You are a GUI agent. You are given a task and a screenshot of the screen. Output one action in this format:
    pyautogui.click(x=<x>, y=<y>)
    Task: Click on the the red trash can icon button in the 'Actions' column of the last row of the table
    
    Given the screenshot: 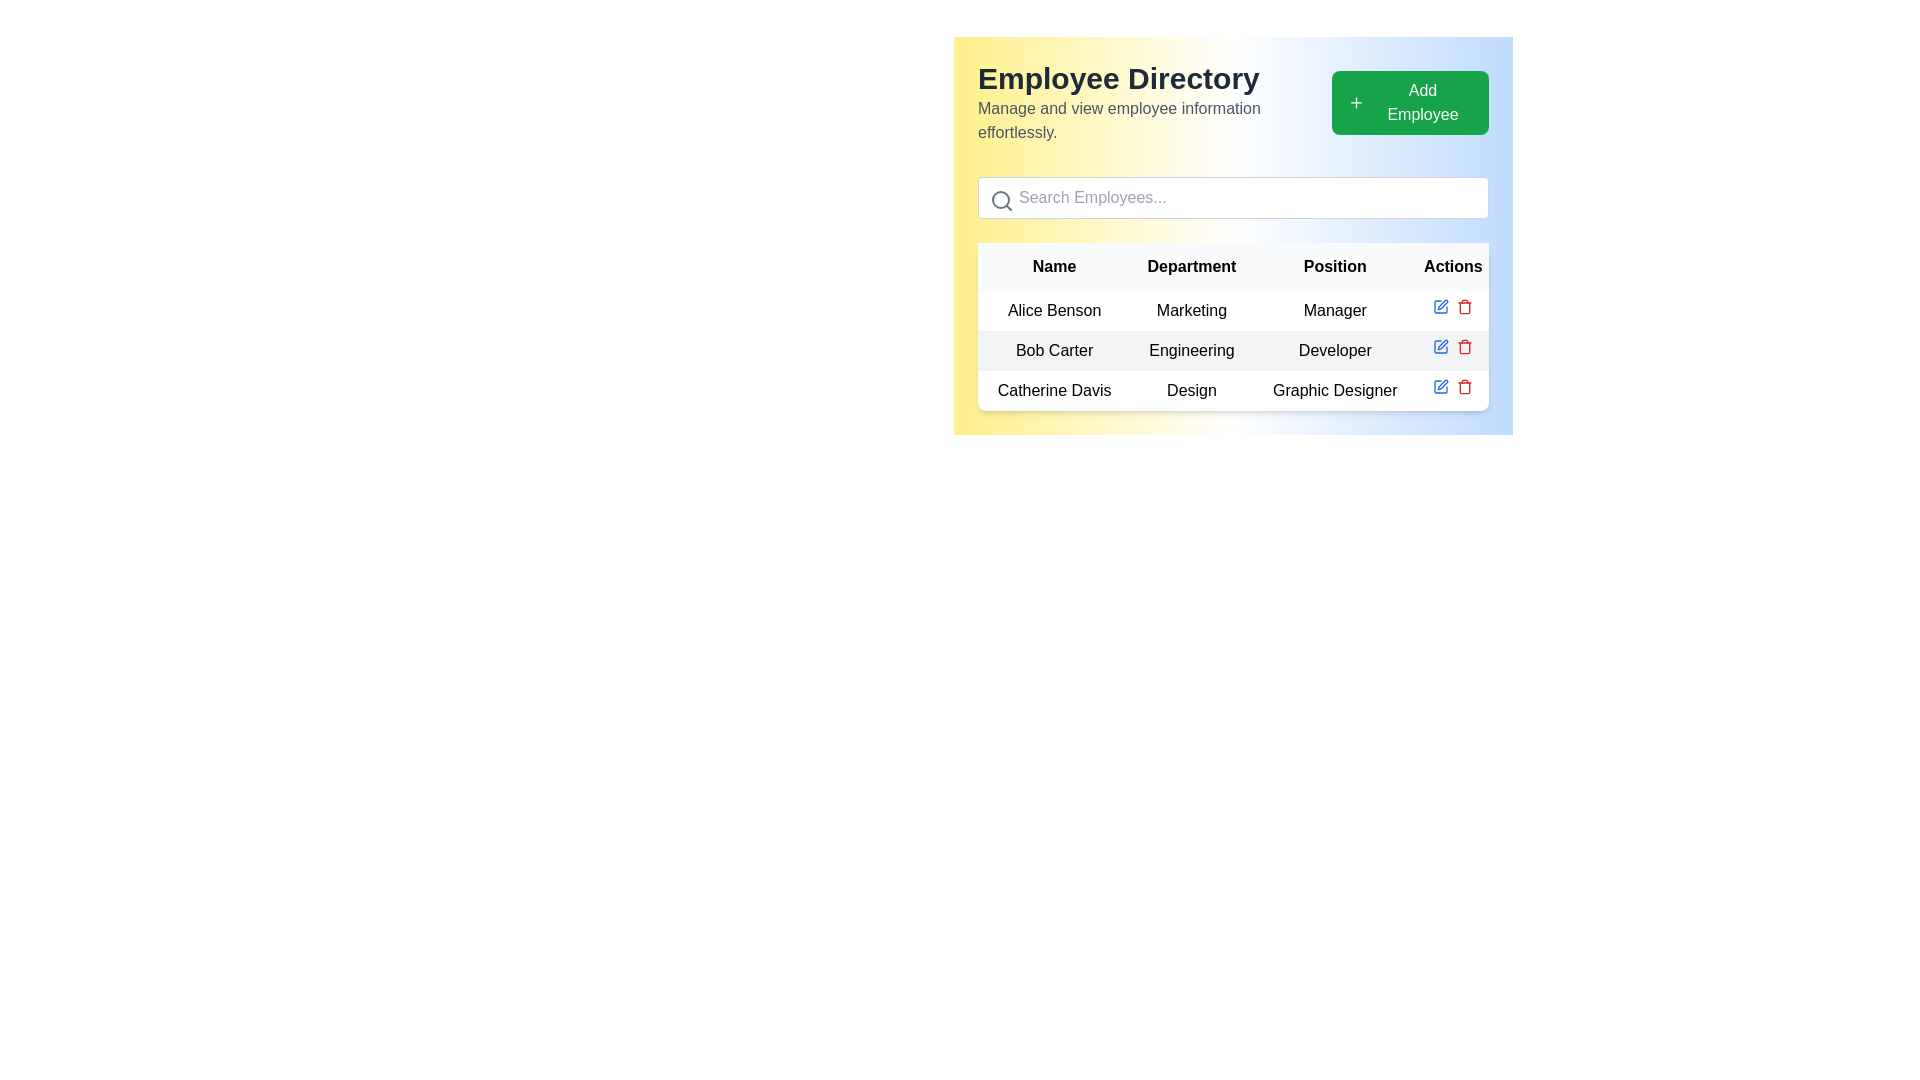 What is the action you would take?
    pyautogui.click(x=1465, y=307)
    